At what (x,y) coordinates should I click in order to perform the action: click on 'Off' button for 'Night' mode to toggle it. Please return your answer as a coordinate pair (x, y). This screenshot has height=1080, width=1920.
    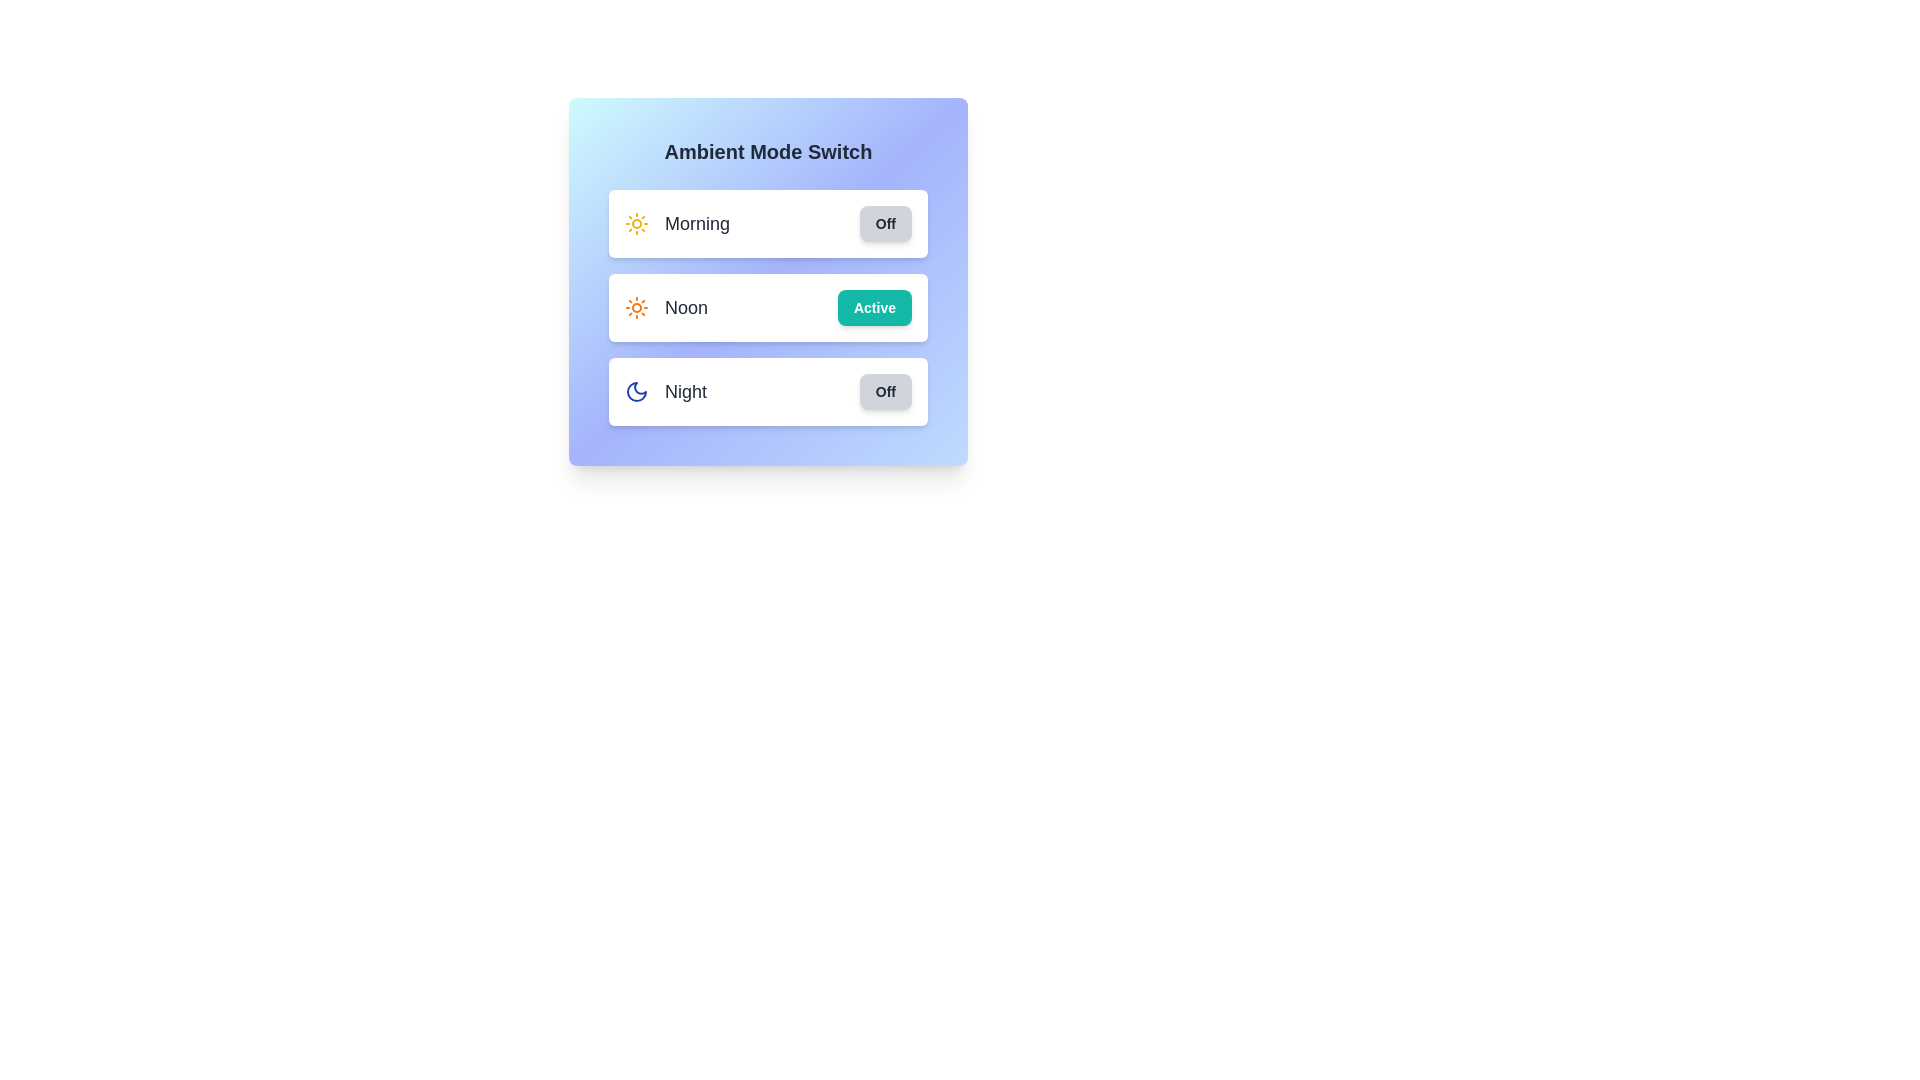
    Looking at the image, I should click on (884, 392).